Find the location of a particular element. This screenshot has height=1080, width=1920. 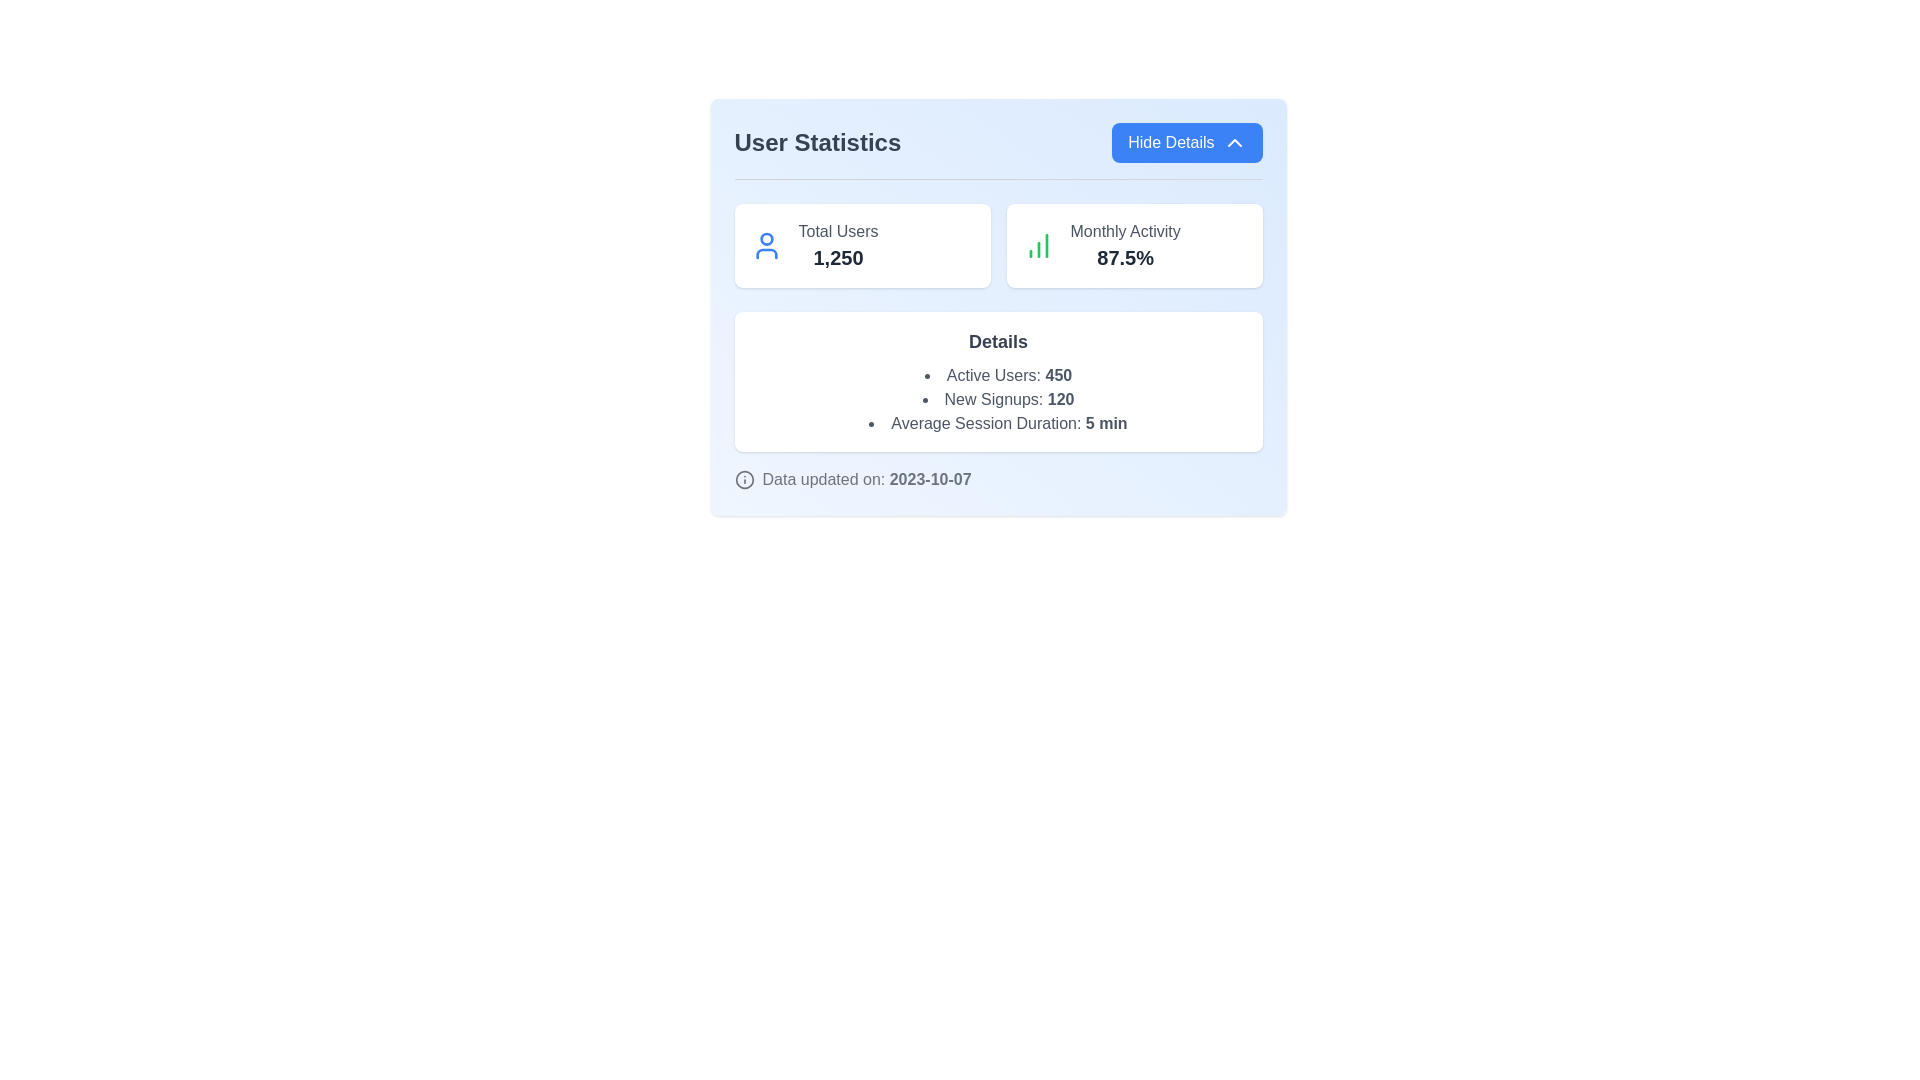

the average duration of user sessions text display located in the 'Details' section of the 'User Statistics' card, which is the third item in the bulleted list under the 'Details' heading is located at coordinates (998, 423).